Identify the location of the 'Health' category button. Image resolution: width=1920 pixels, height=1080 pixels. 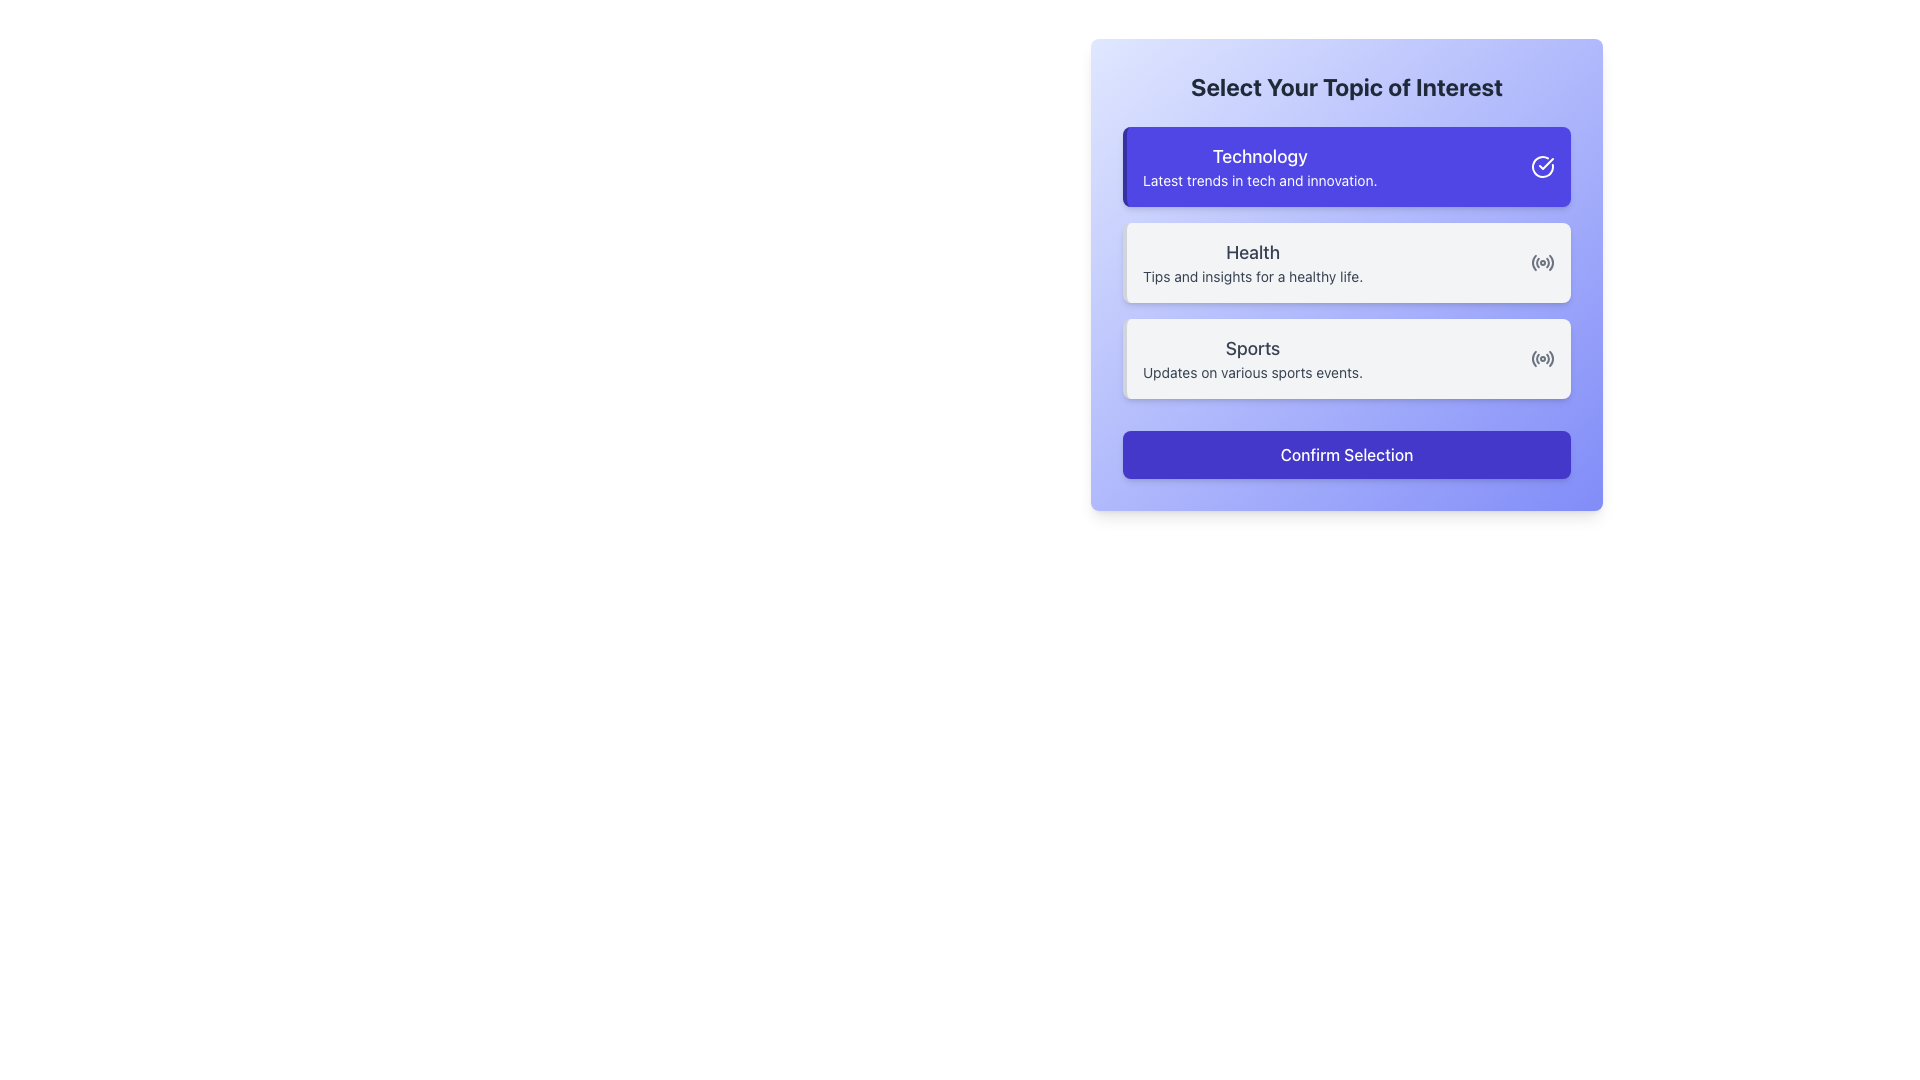
(1347, 261).